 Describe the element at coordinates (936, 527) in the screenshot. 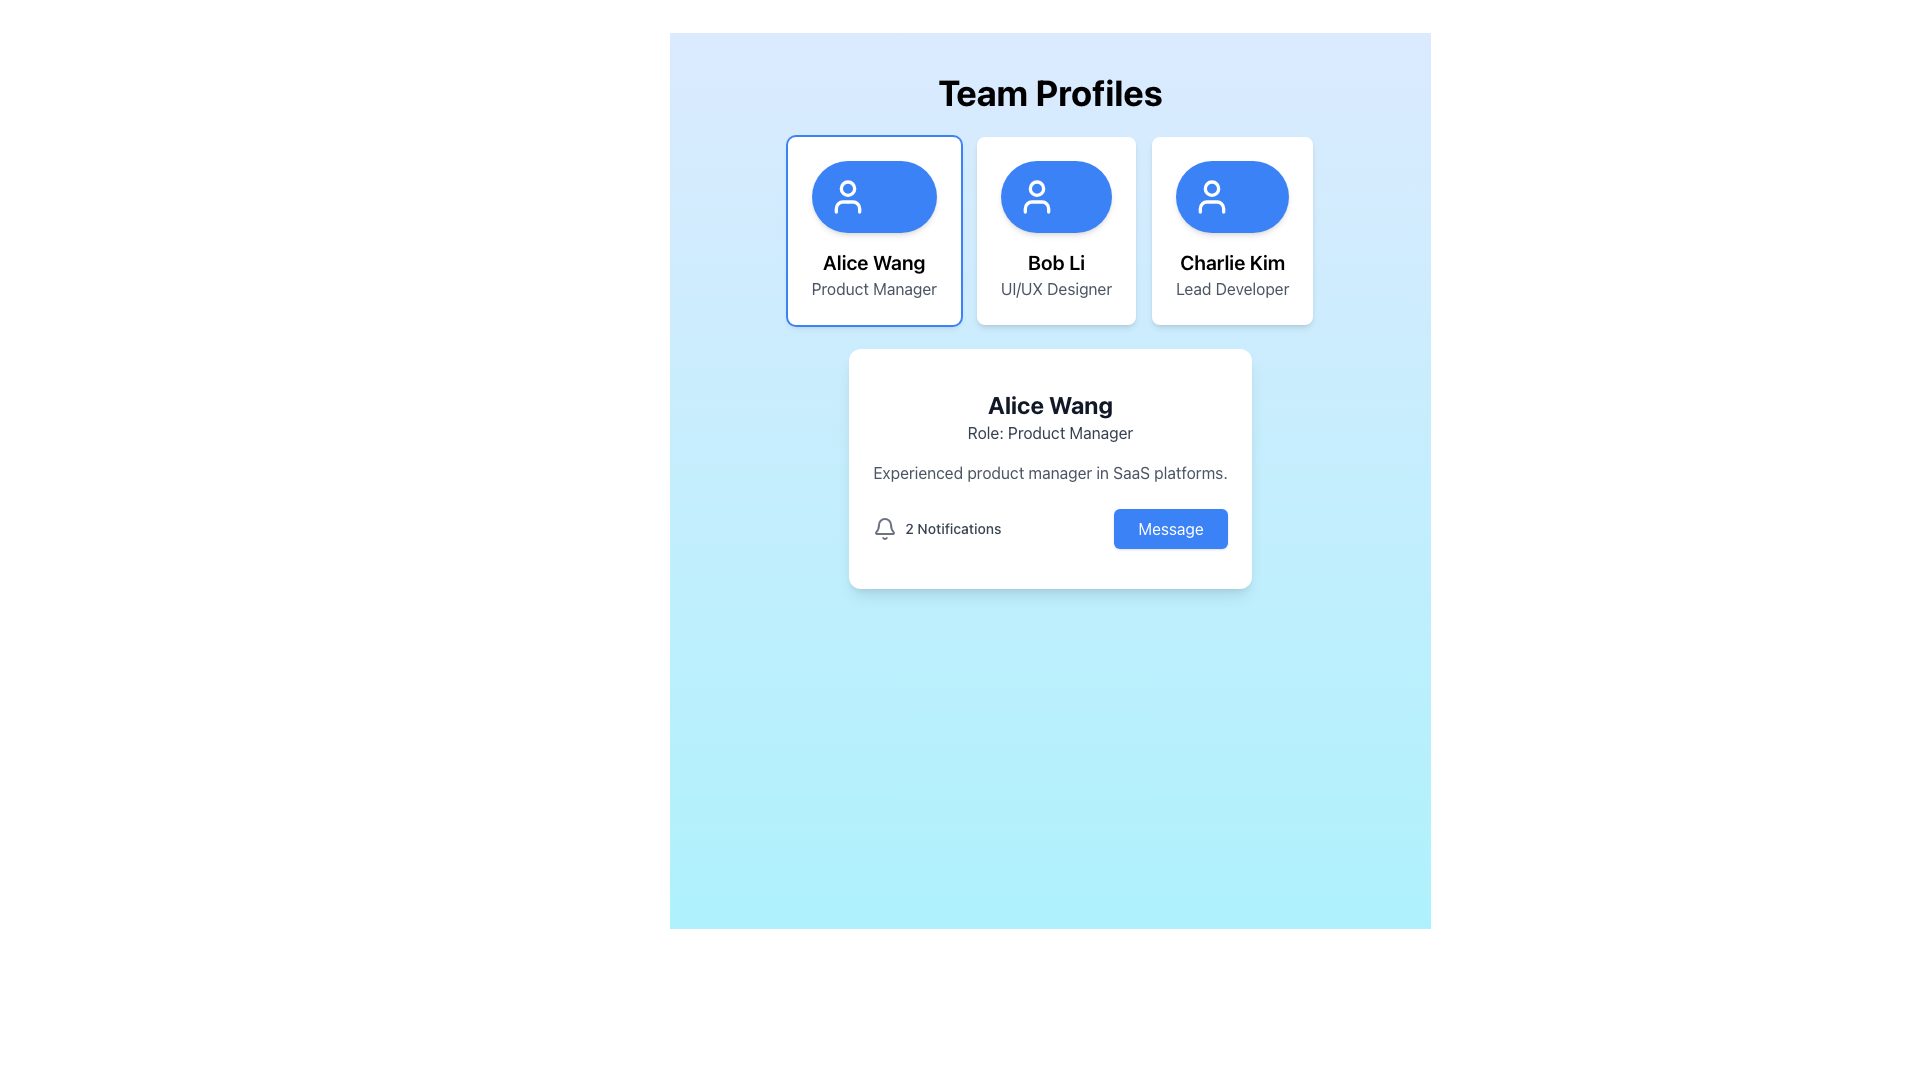

I see `the Notification indicator with combined icon and text located in the bottom left section of the profile details card` at that location.